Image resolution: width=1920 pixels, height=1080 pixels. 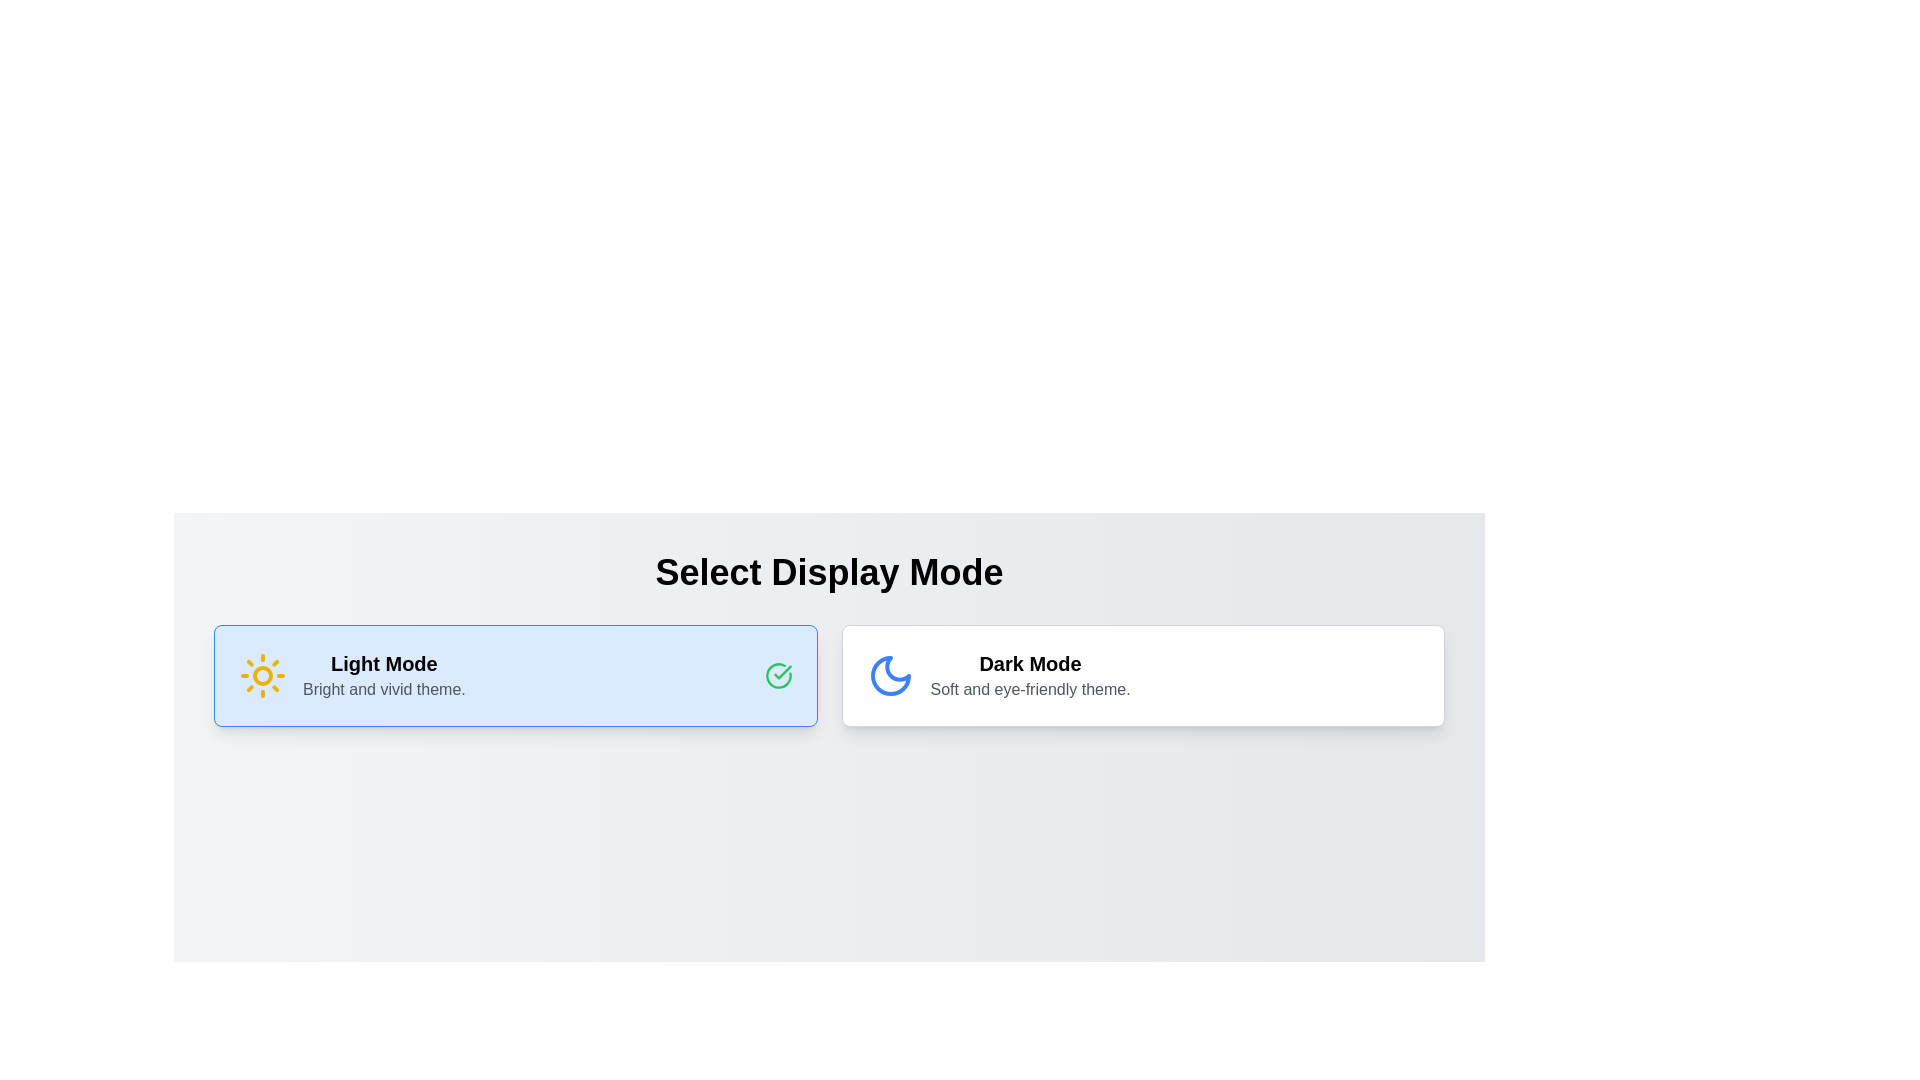 What do you see at coordinates (781, 672) in the screenshot?
I see `the green checkmark icon located in the top-right corner of the light blue card associated with 'Light Mode'` at bounding box center [781, 672].